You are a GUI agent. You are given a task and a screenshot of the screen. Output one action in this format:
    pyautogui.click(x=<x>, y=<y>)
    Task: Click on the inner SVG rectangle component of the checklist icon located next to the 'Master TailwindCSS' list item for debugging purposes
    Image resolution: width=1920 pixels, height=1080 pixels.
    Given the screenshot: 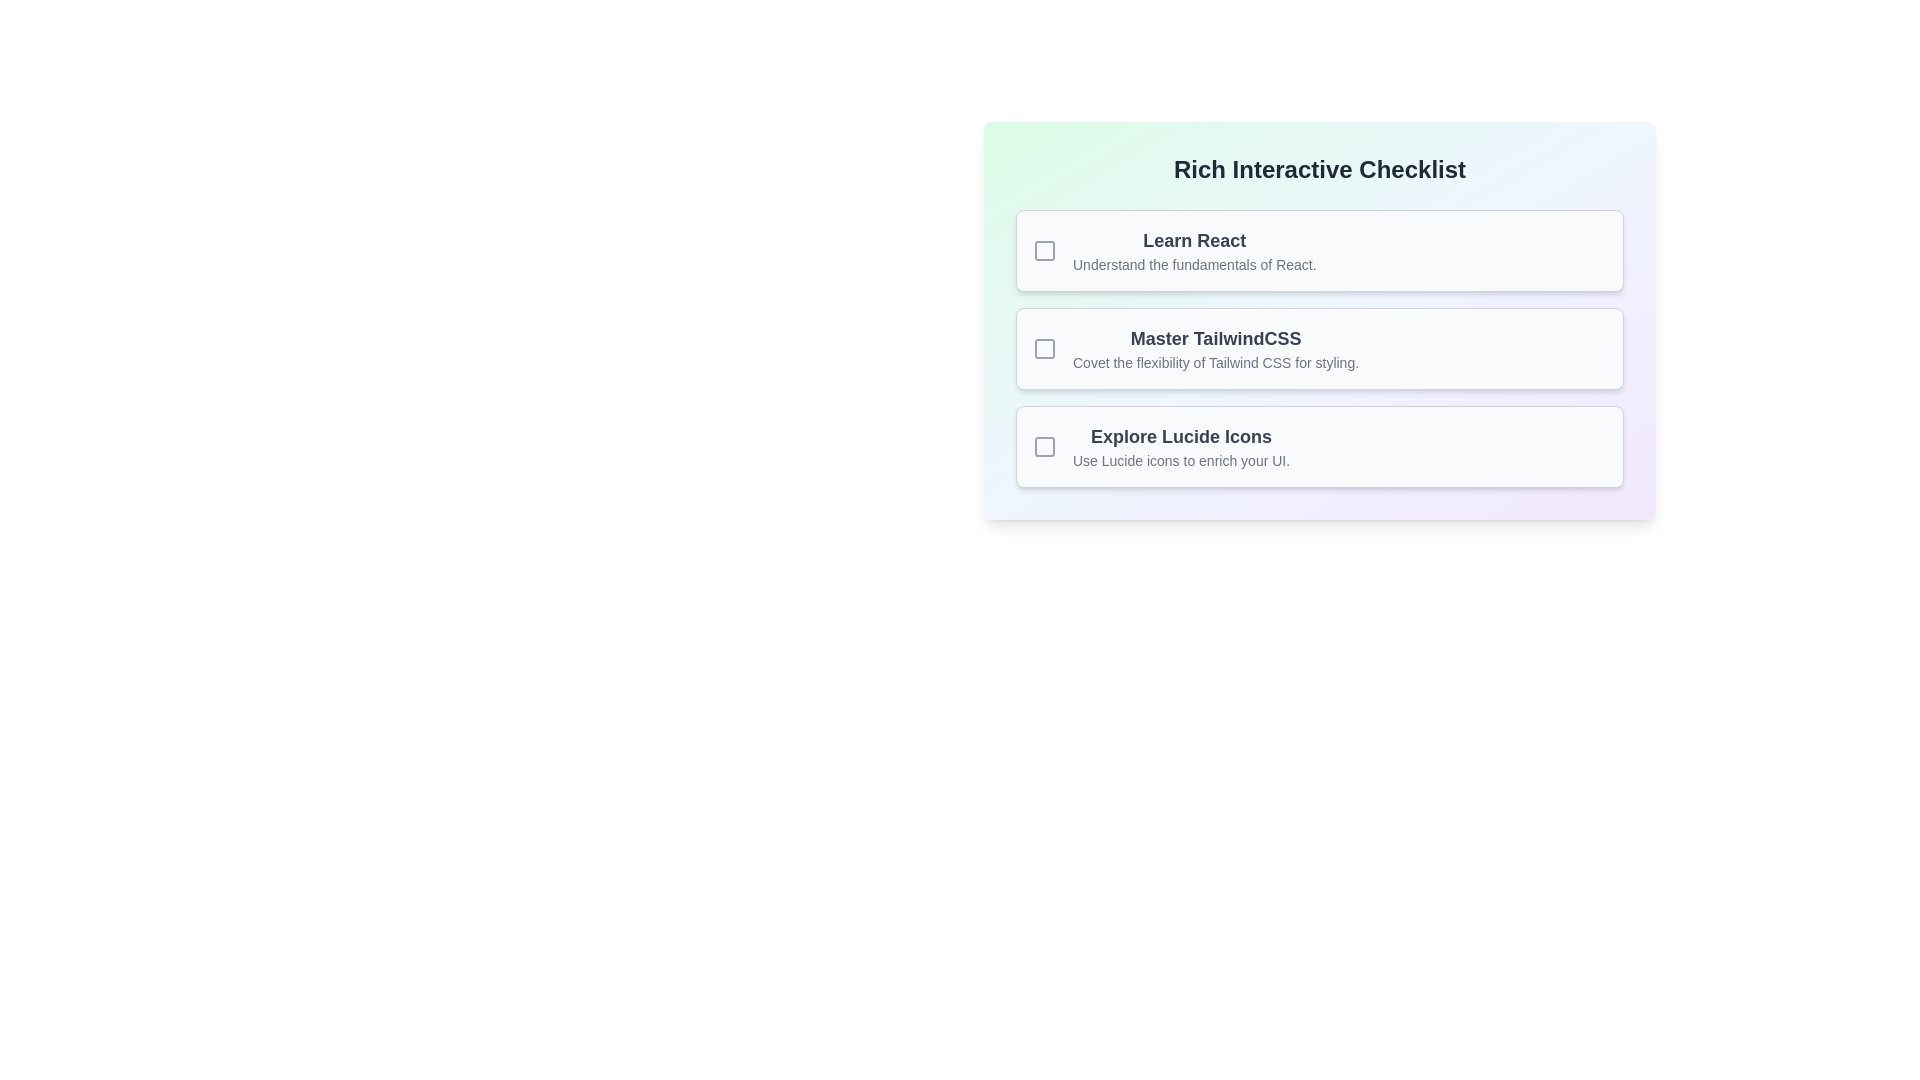 What is the action you would take?
    pyautogui.click(x=1044, y=347)
    